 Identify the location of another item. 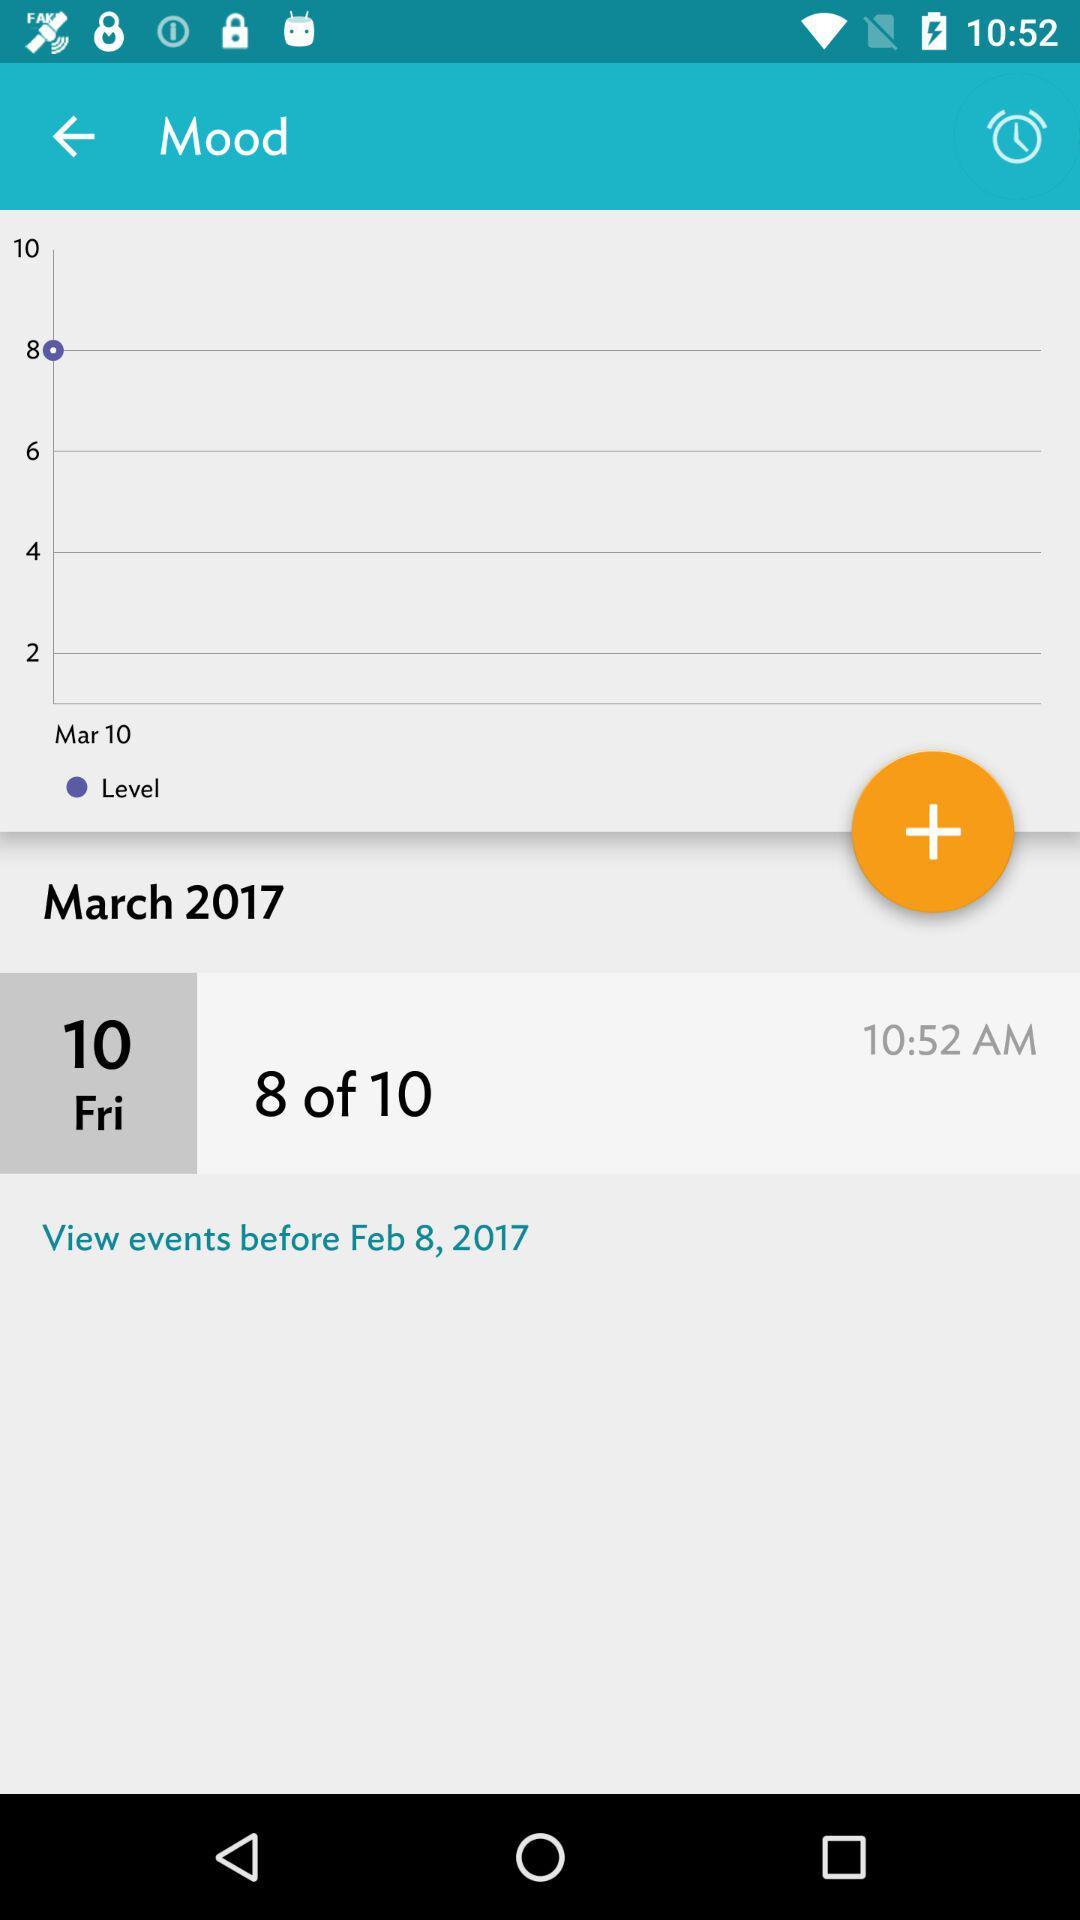
(933, 839).